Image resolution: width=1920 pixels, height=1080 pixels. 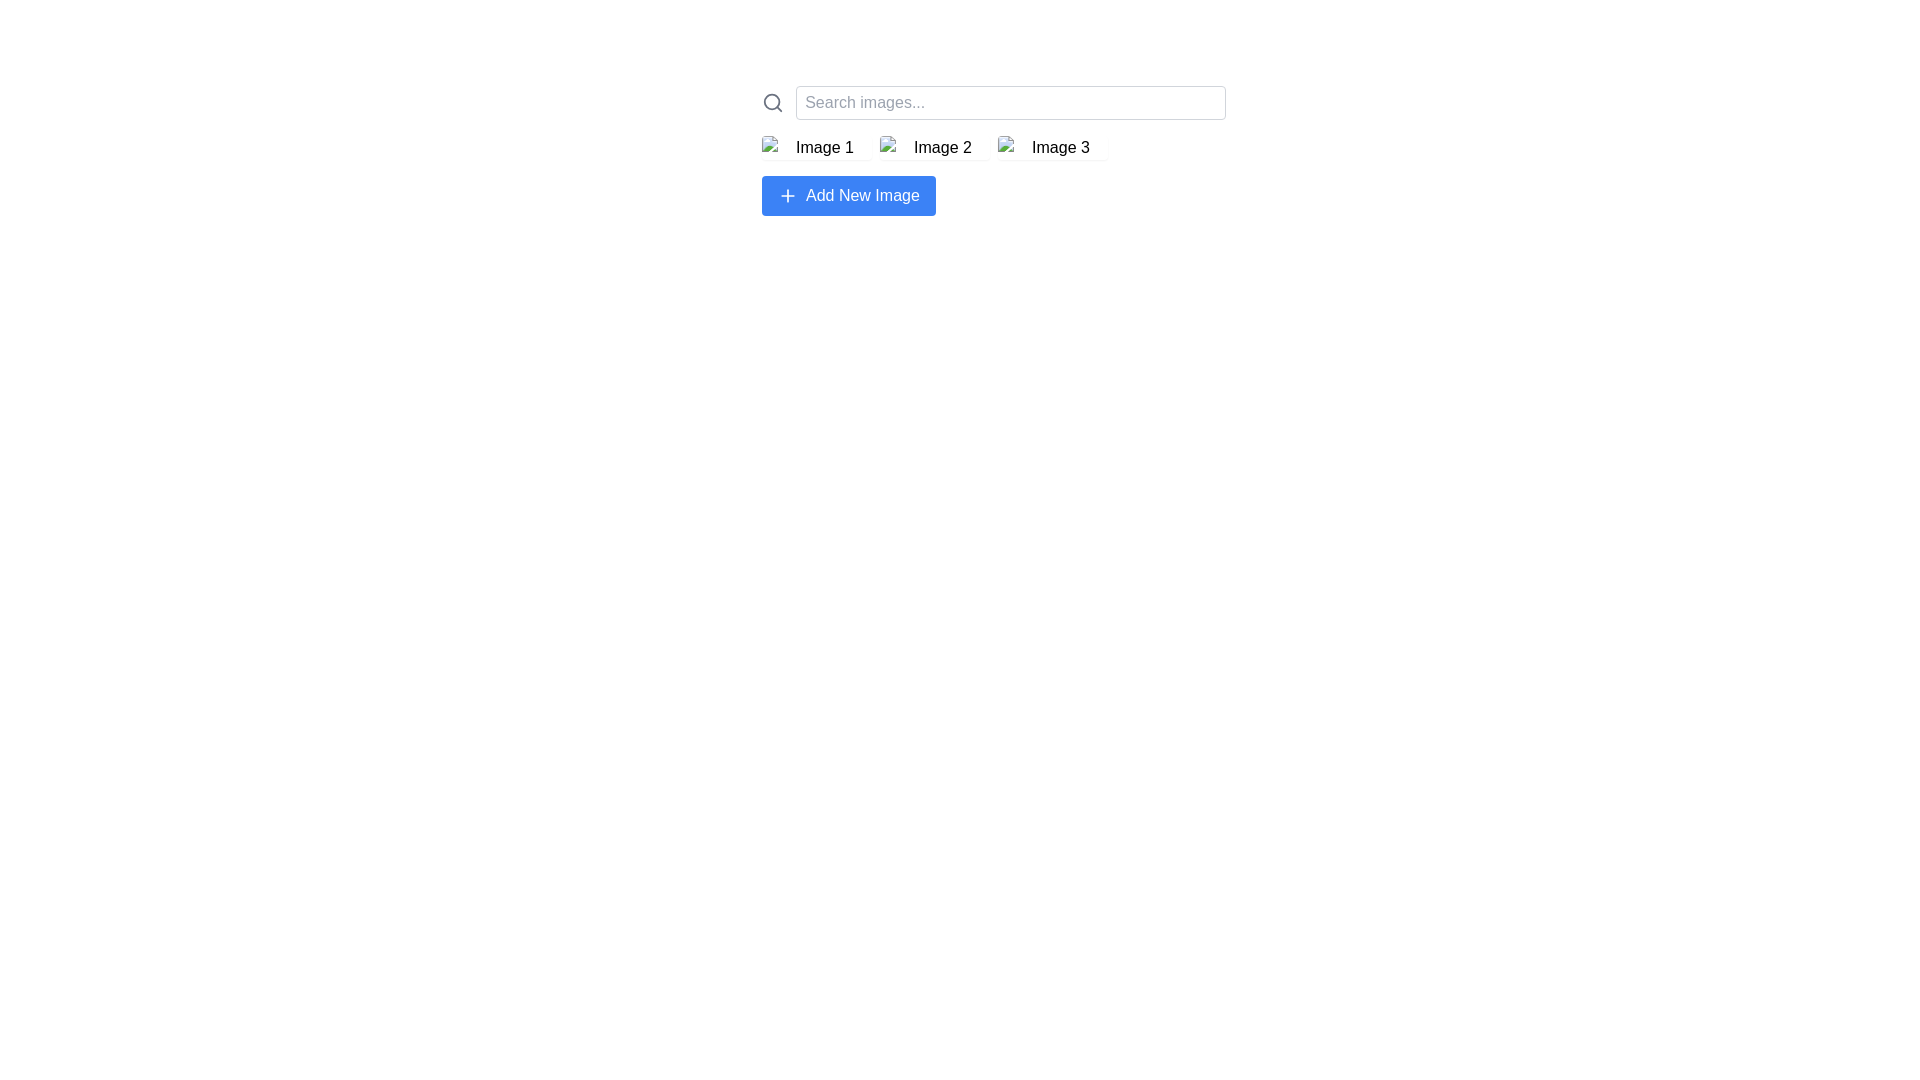 I want to click on to select the second item in the image gallery labeled 'Image 2', so click(x=934, y=146).